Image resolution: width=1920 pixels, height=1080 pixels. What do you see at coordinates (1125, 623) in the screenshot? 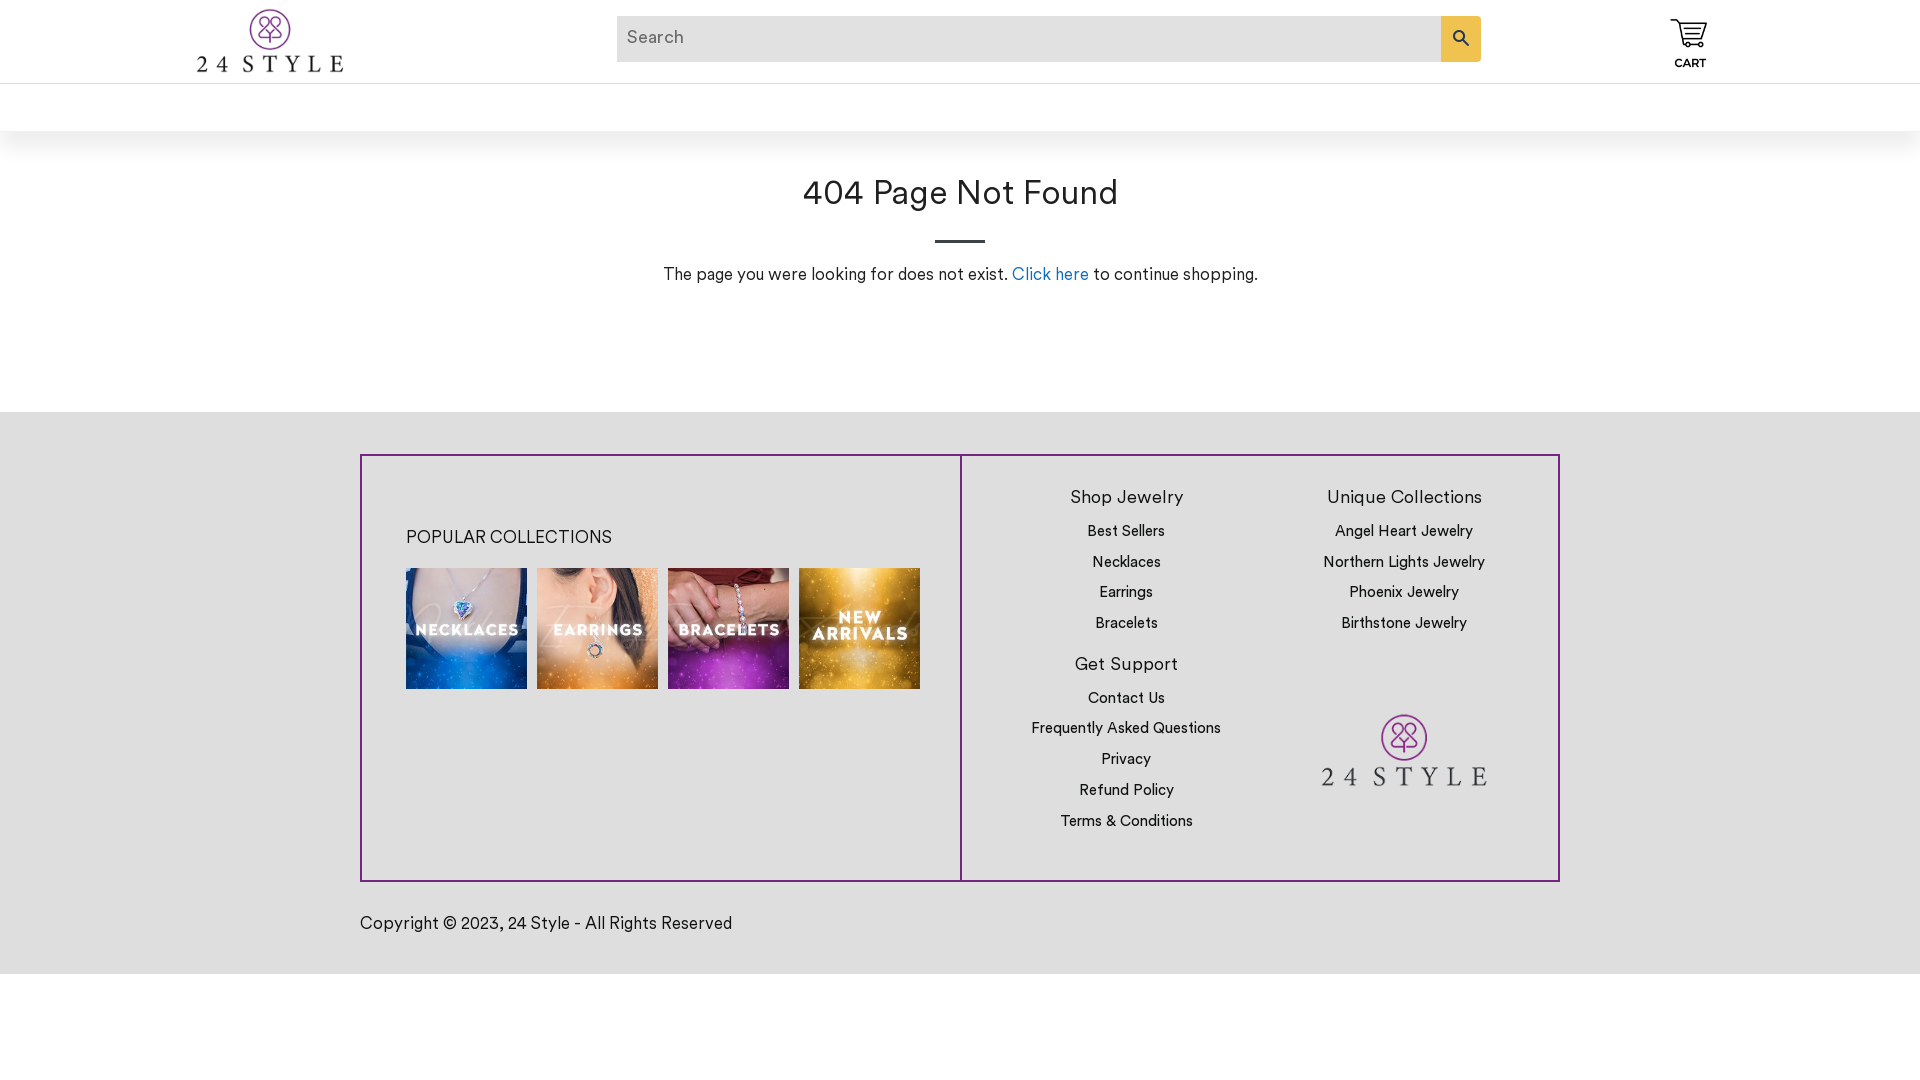
I see `'Bracelets'` at bounding box center [1125, 623].